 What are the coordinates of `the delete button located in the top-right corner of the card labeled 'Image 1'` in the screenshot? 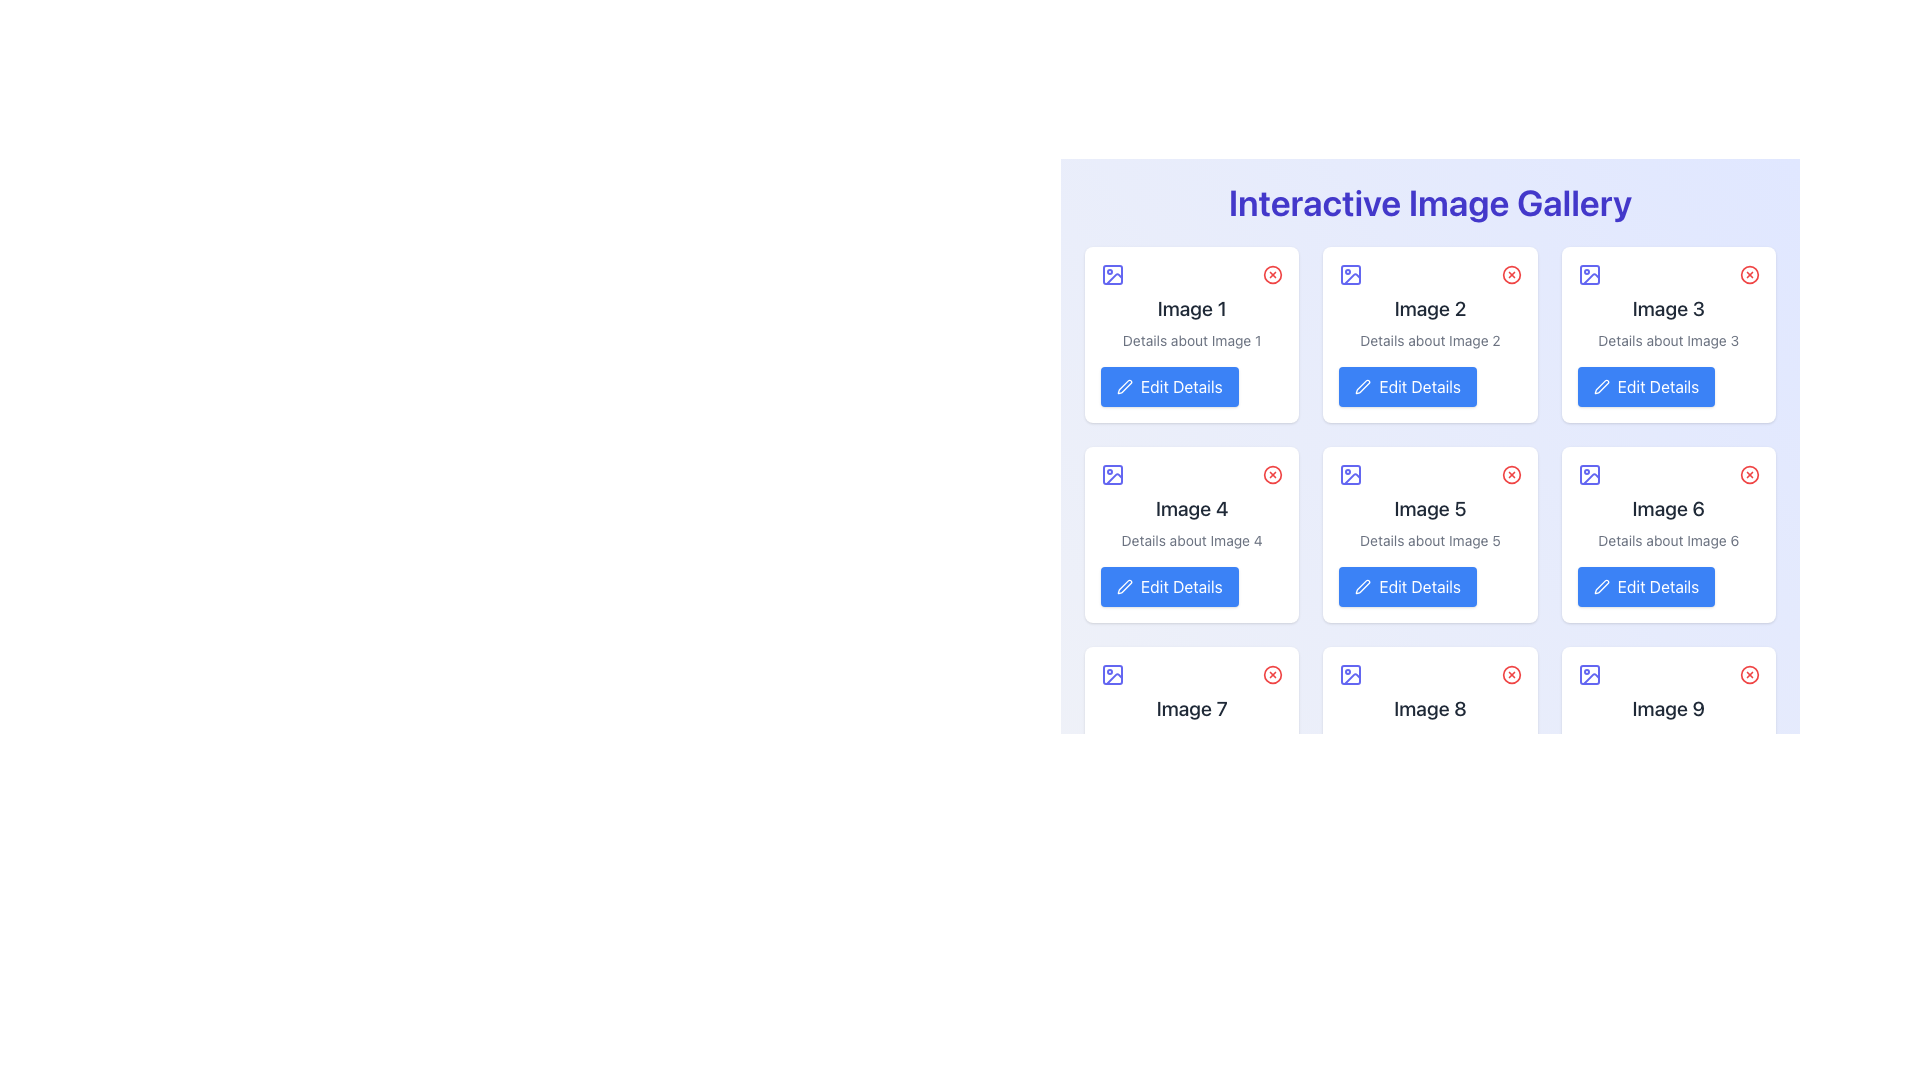 It's located at (1272, 274).